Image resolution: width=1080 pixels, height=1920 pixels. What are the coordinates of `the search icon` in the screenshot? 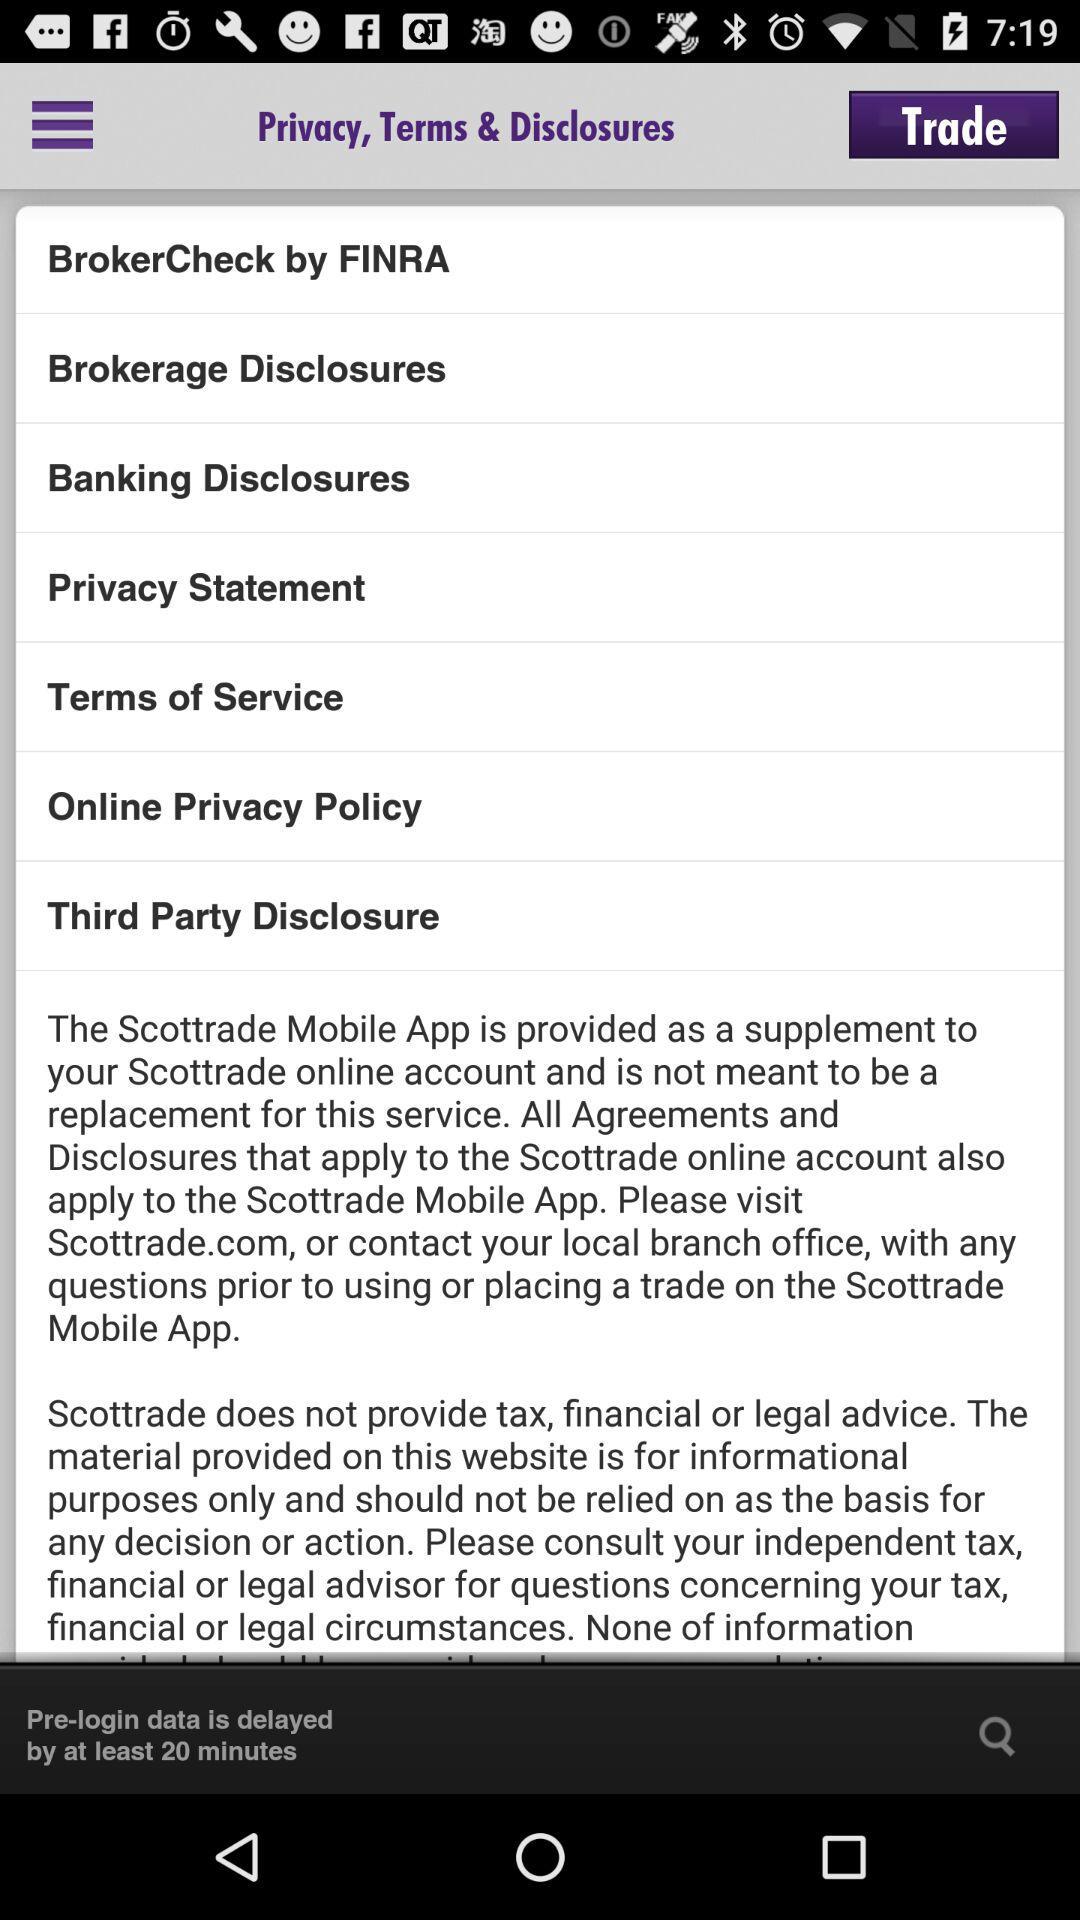 It's located at (997, 1856).